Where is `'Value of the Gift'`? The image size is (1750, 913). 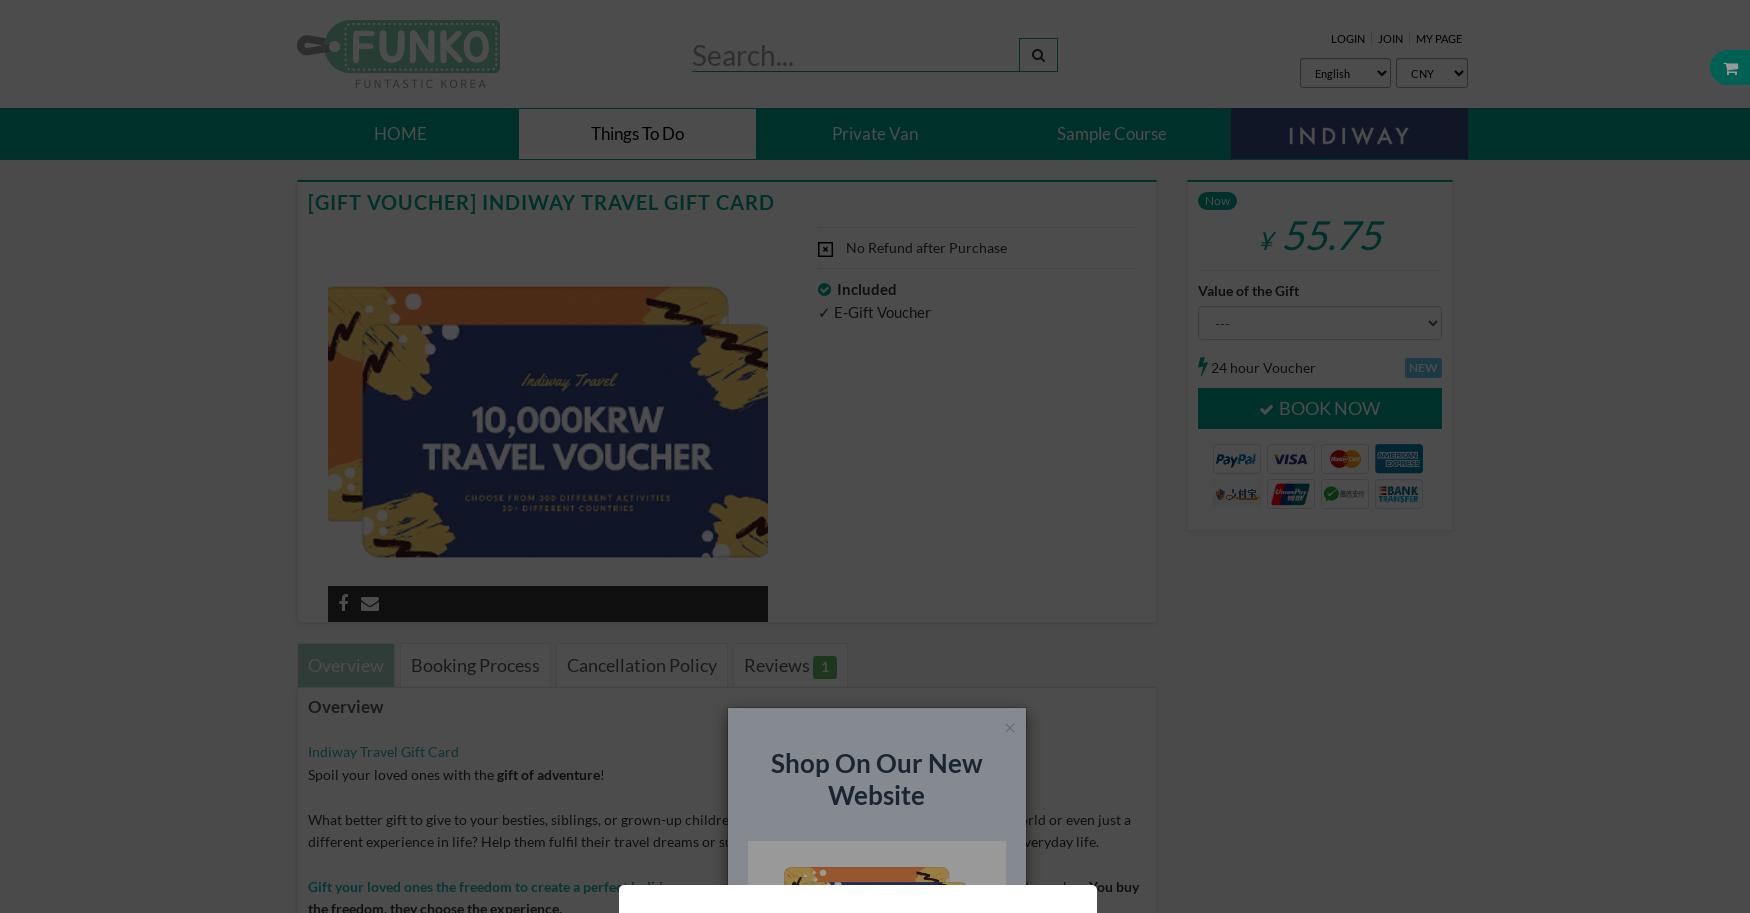
'Value of the Gift' is located at coordinates (1247, 290).